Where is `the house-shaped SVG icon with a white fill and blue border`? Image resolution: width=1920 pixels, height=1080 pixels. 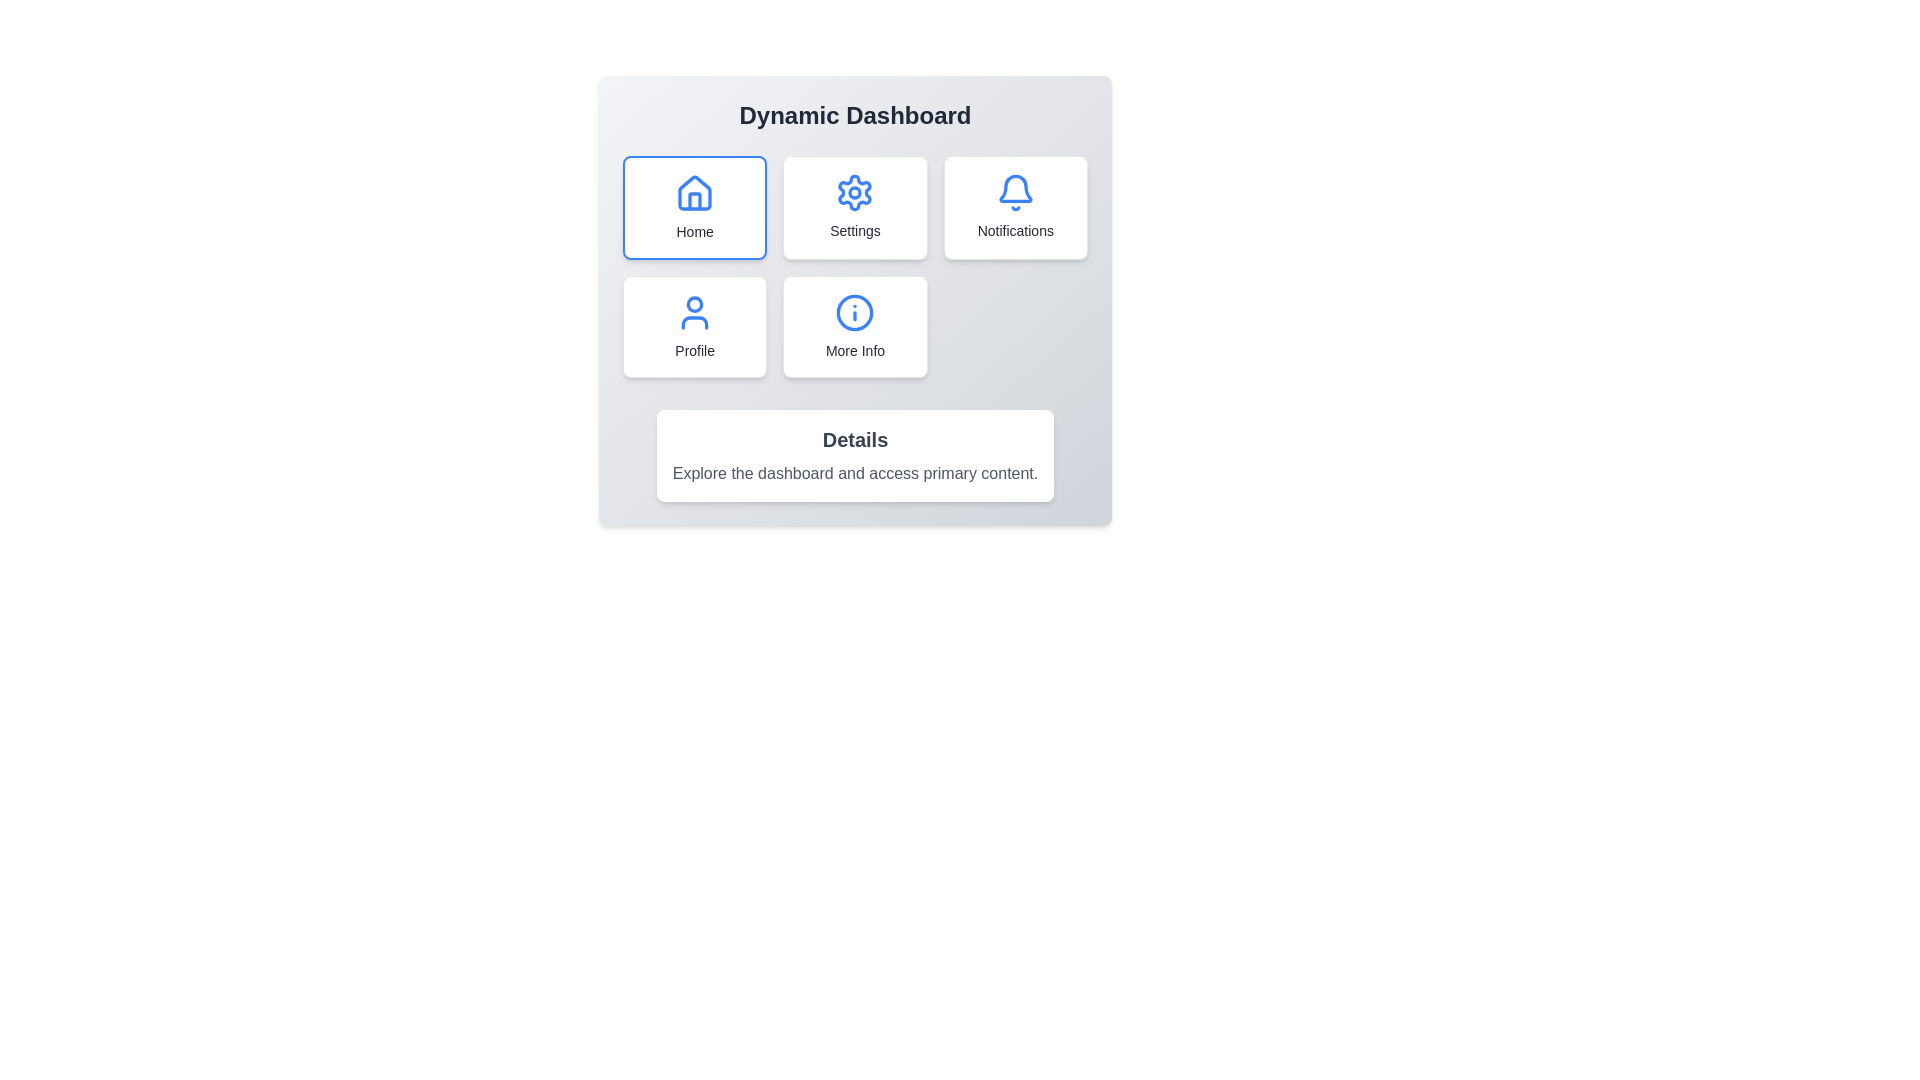 the house-shaped SVG icon with a white fill and blue border is located at coordinates (695, 193).